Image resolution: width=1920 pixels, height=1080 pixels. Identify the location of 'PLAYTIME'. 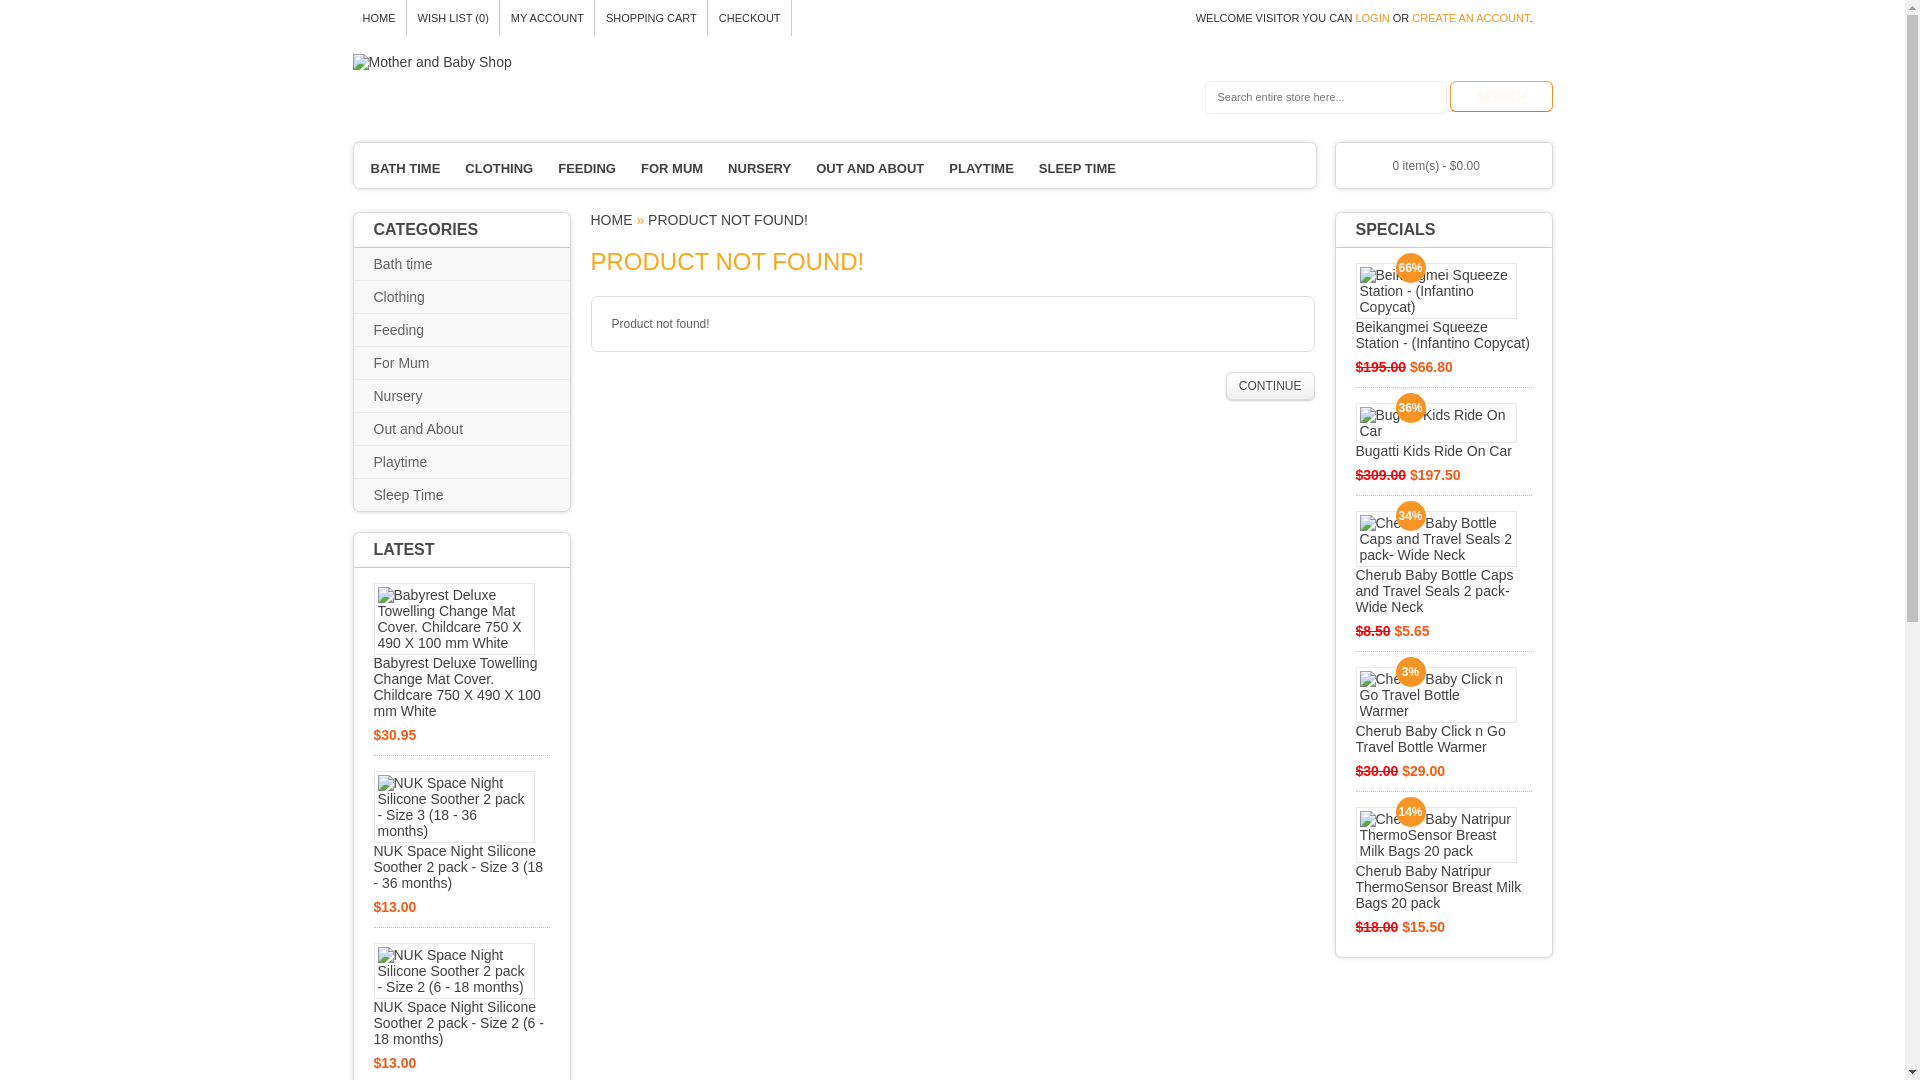
(981, 168).